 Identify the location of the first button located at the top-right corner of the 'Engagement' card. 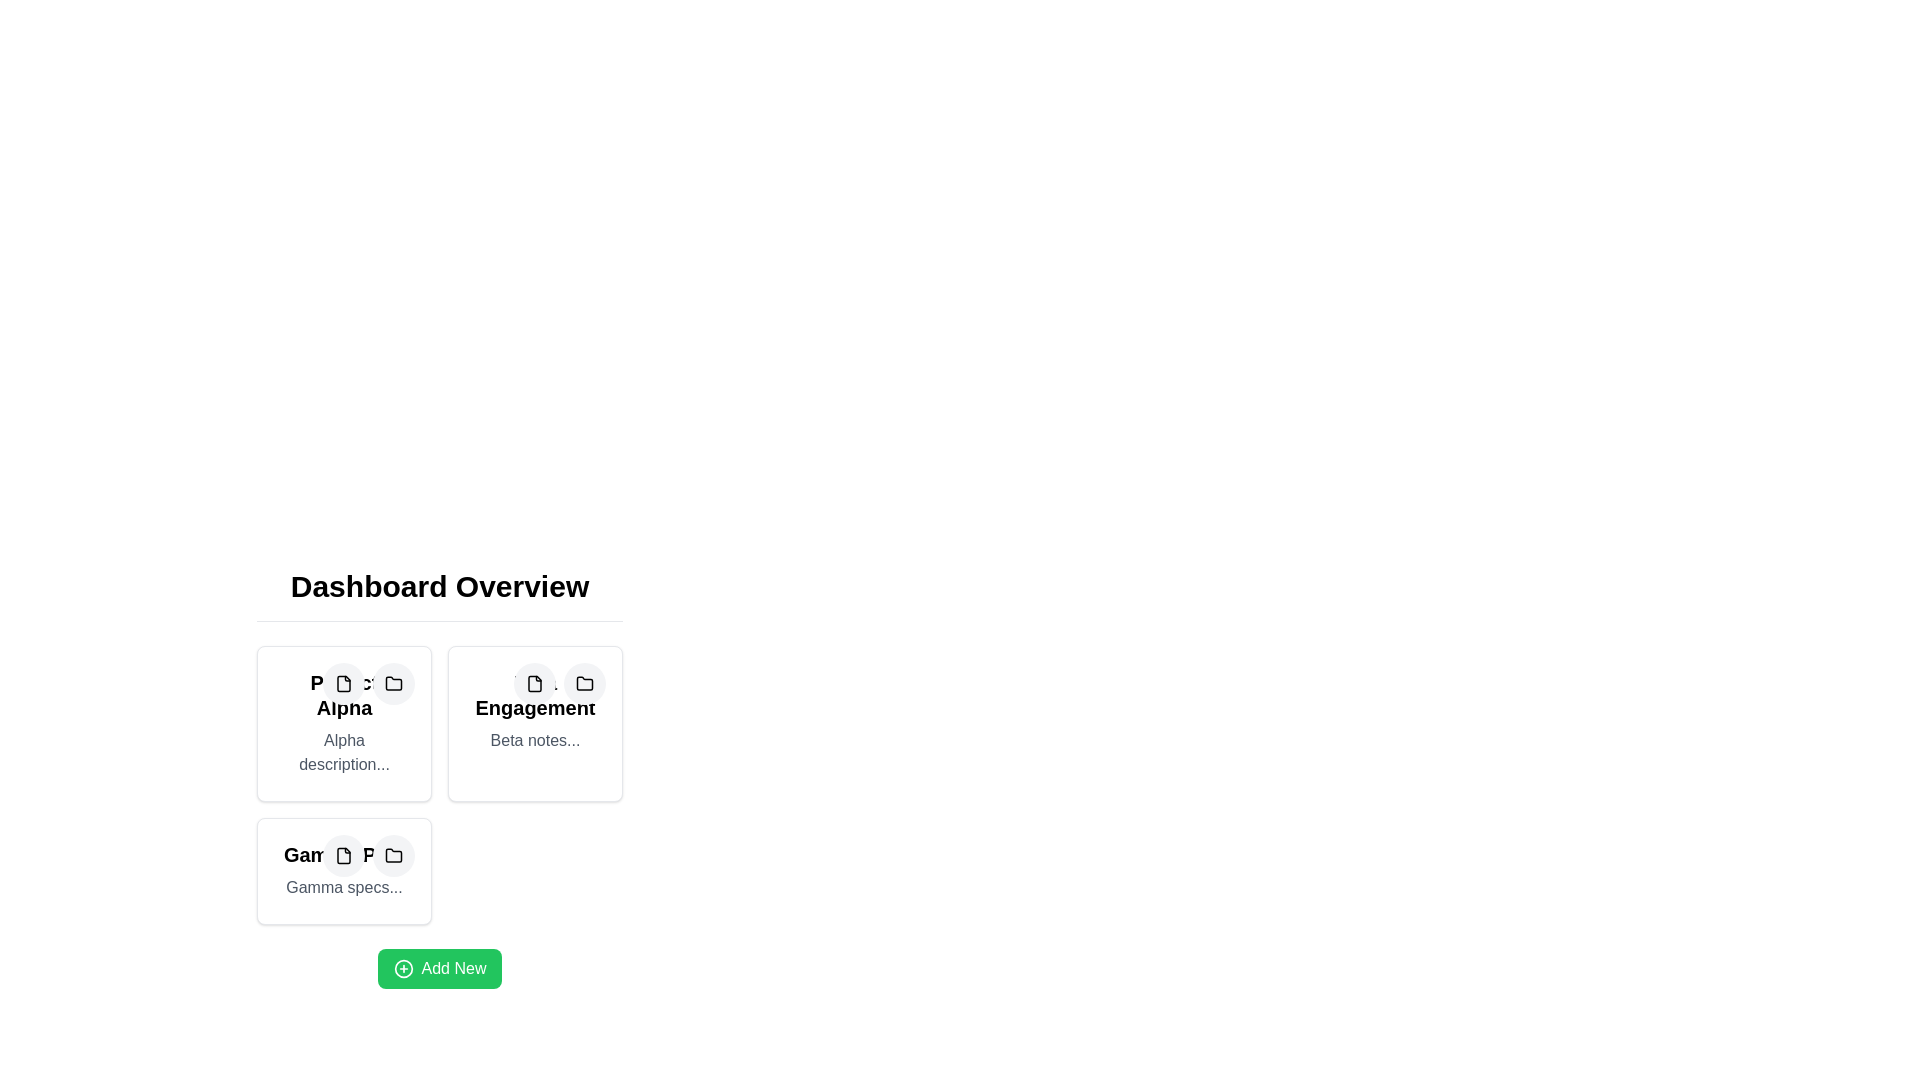
(534, 682).